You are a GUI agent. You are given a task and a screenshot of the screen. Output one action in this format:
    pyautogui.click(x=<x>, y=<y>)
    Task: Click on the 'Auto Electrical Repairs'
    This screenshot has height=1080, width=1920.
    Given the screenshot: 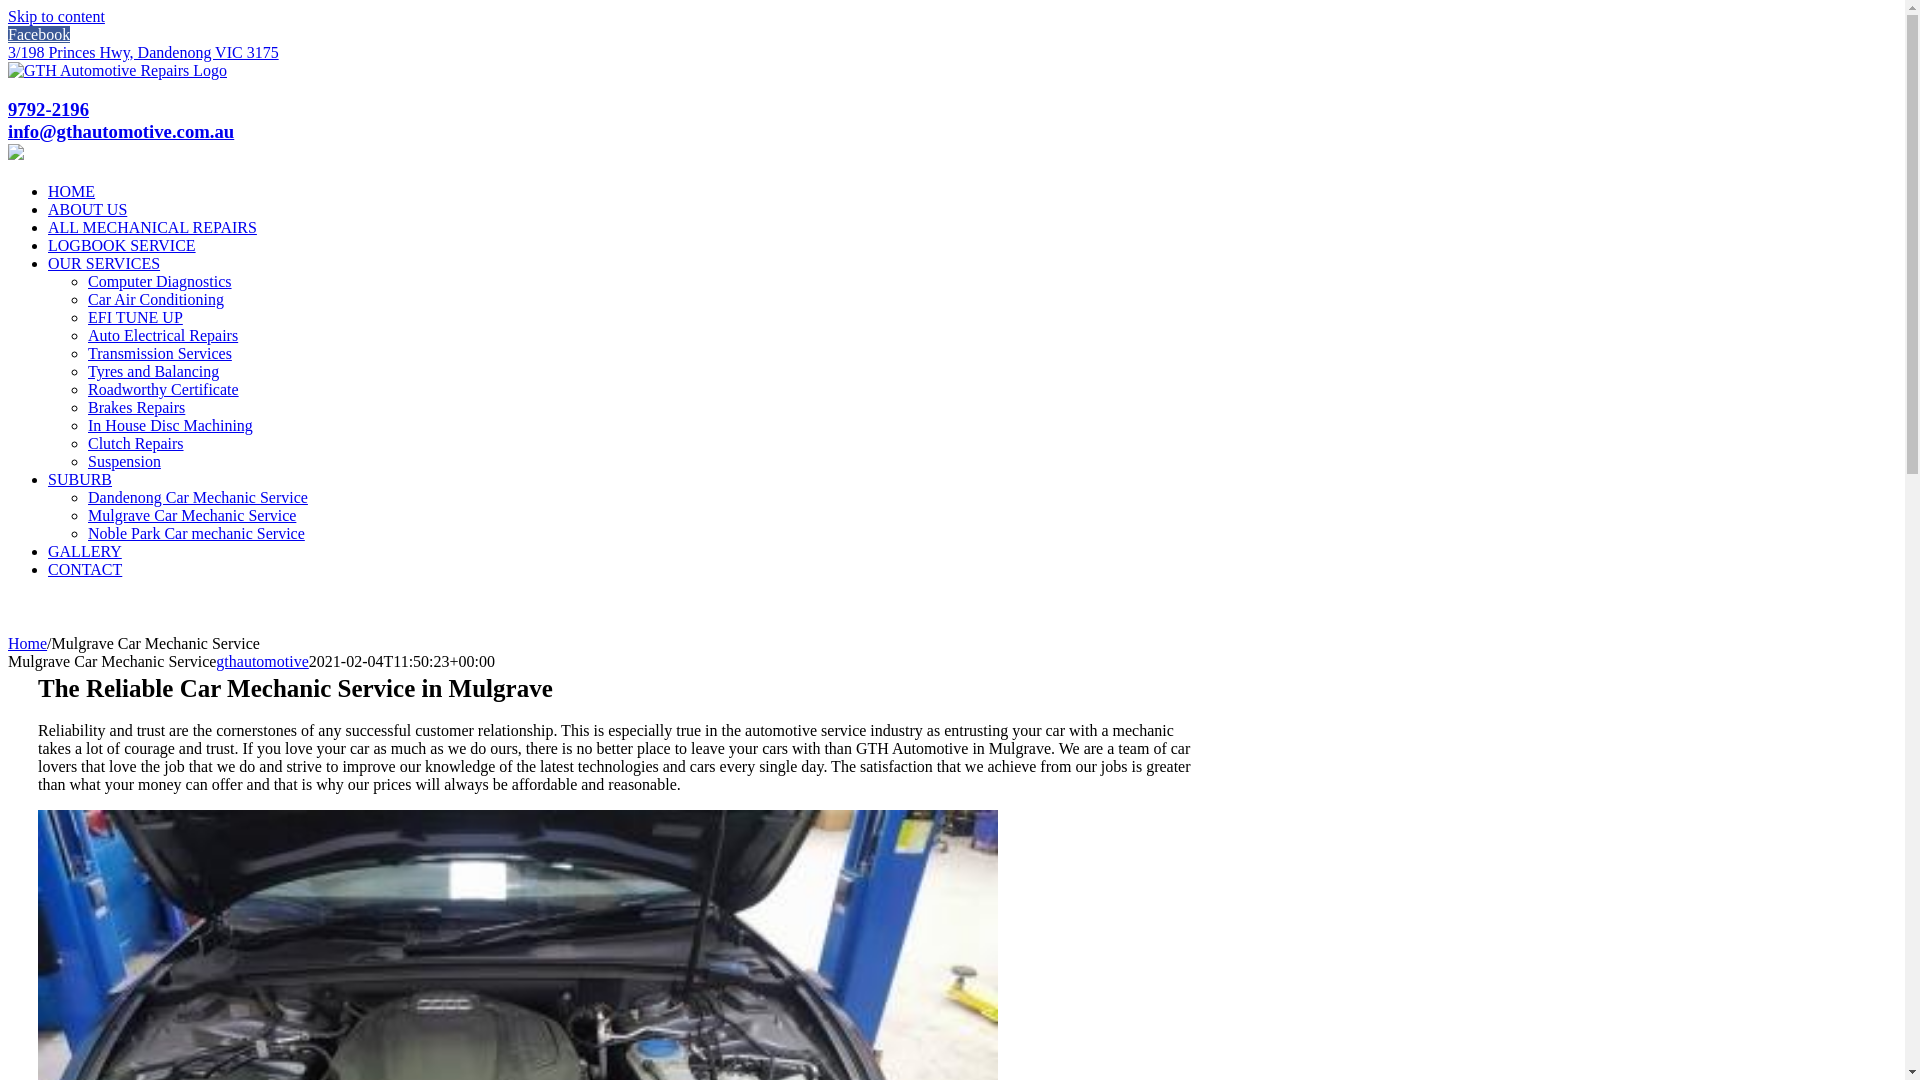 What is the action you would take?
    pyautogui.click(x=163, y=334)
    